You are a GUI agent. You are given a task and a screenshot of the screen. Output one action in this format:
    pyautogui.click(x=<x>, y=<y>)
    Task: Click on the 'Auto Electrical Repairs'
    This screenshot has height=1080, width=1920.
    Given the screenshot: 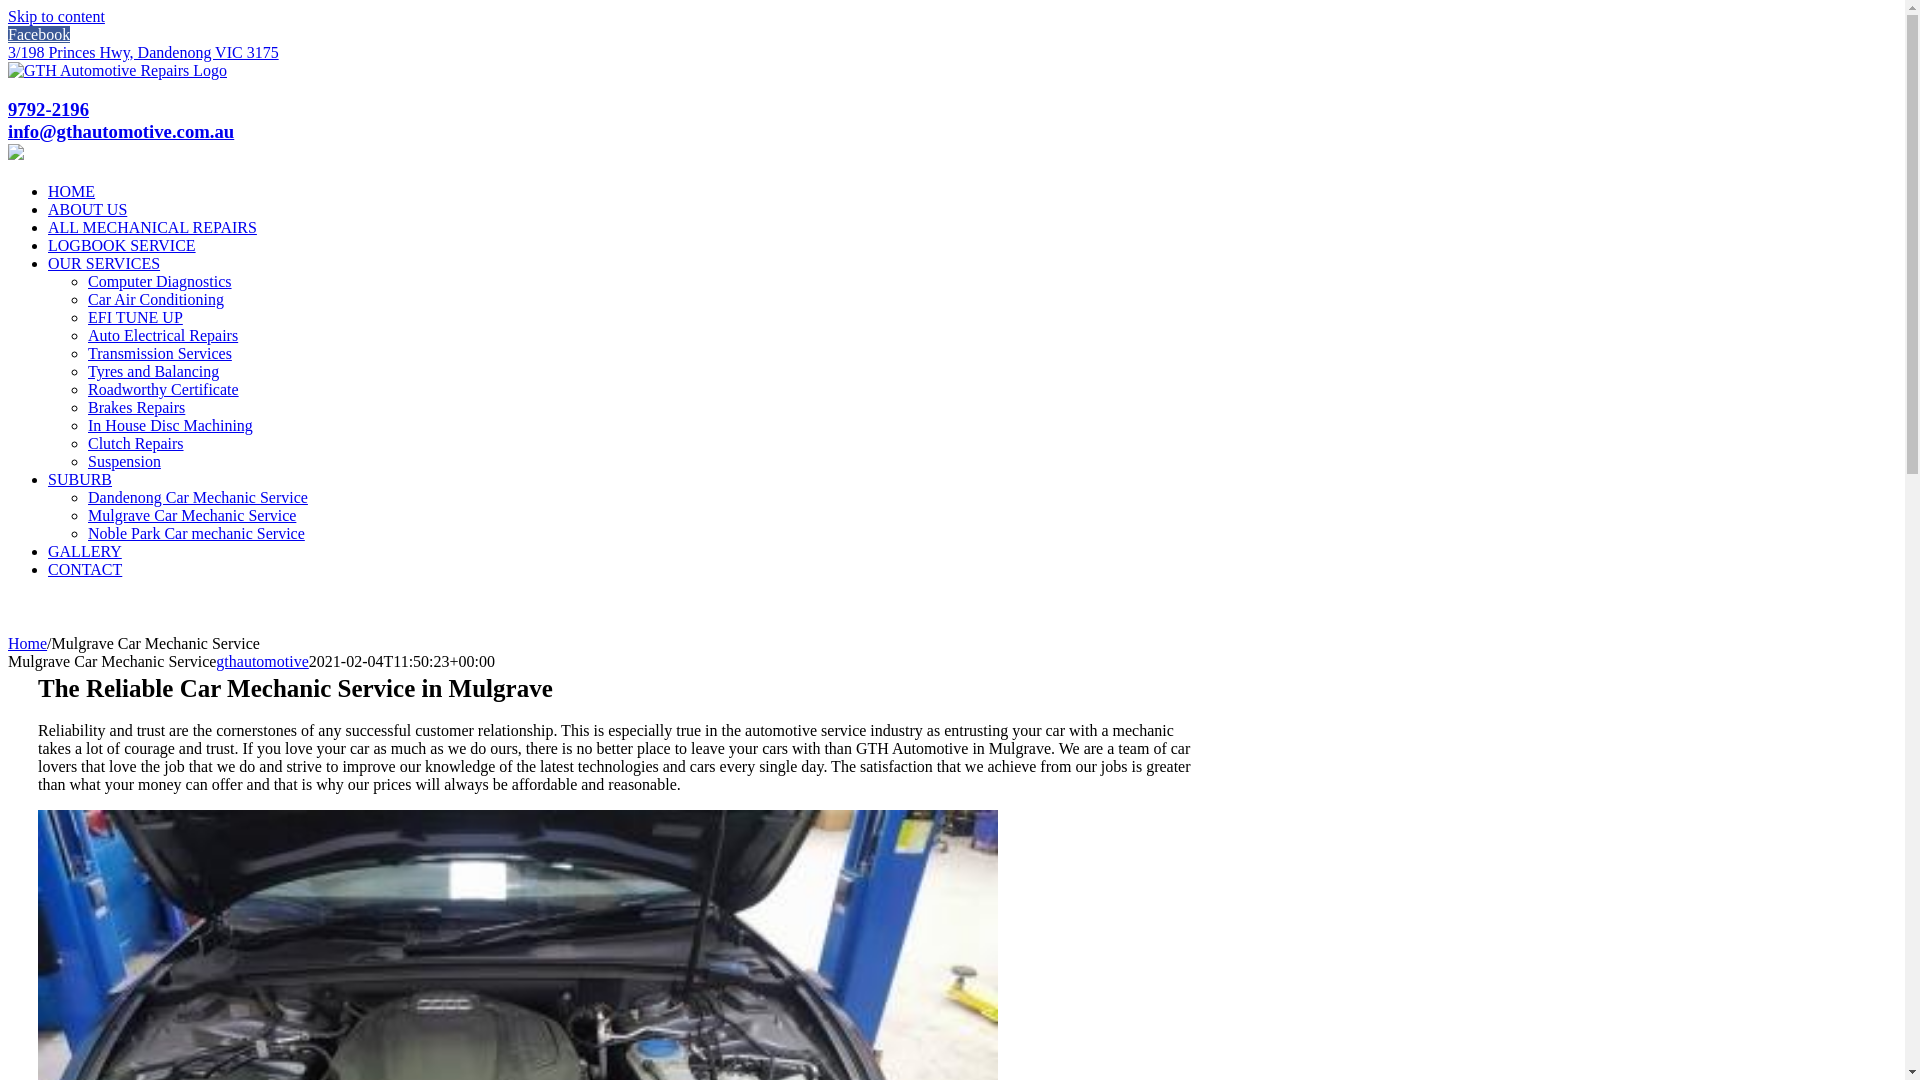 What is the action you would take?
    pyautogui.click(x=163, y=334)
    